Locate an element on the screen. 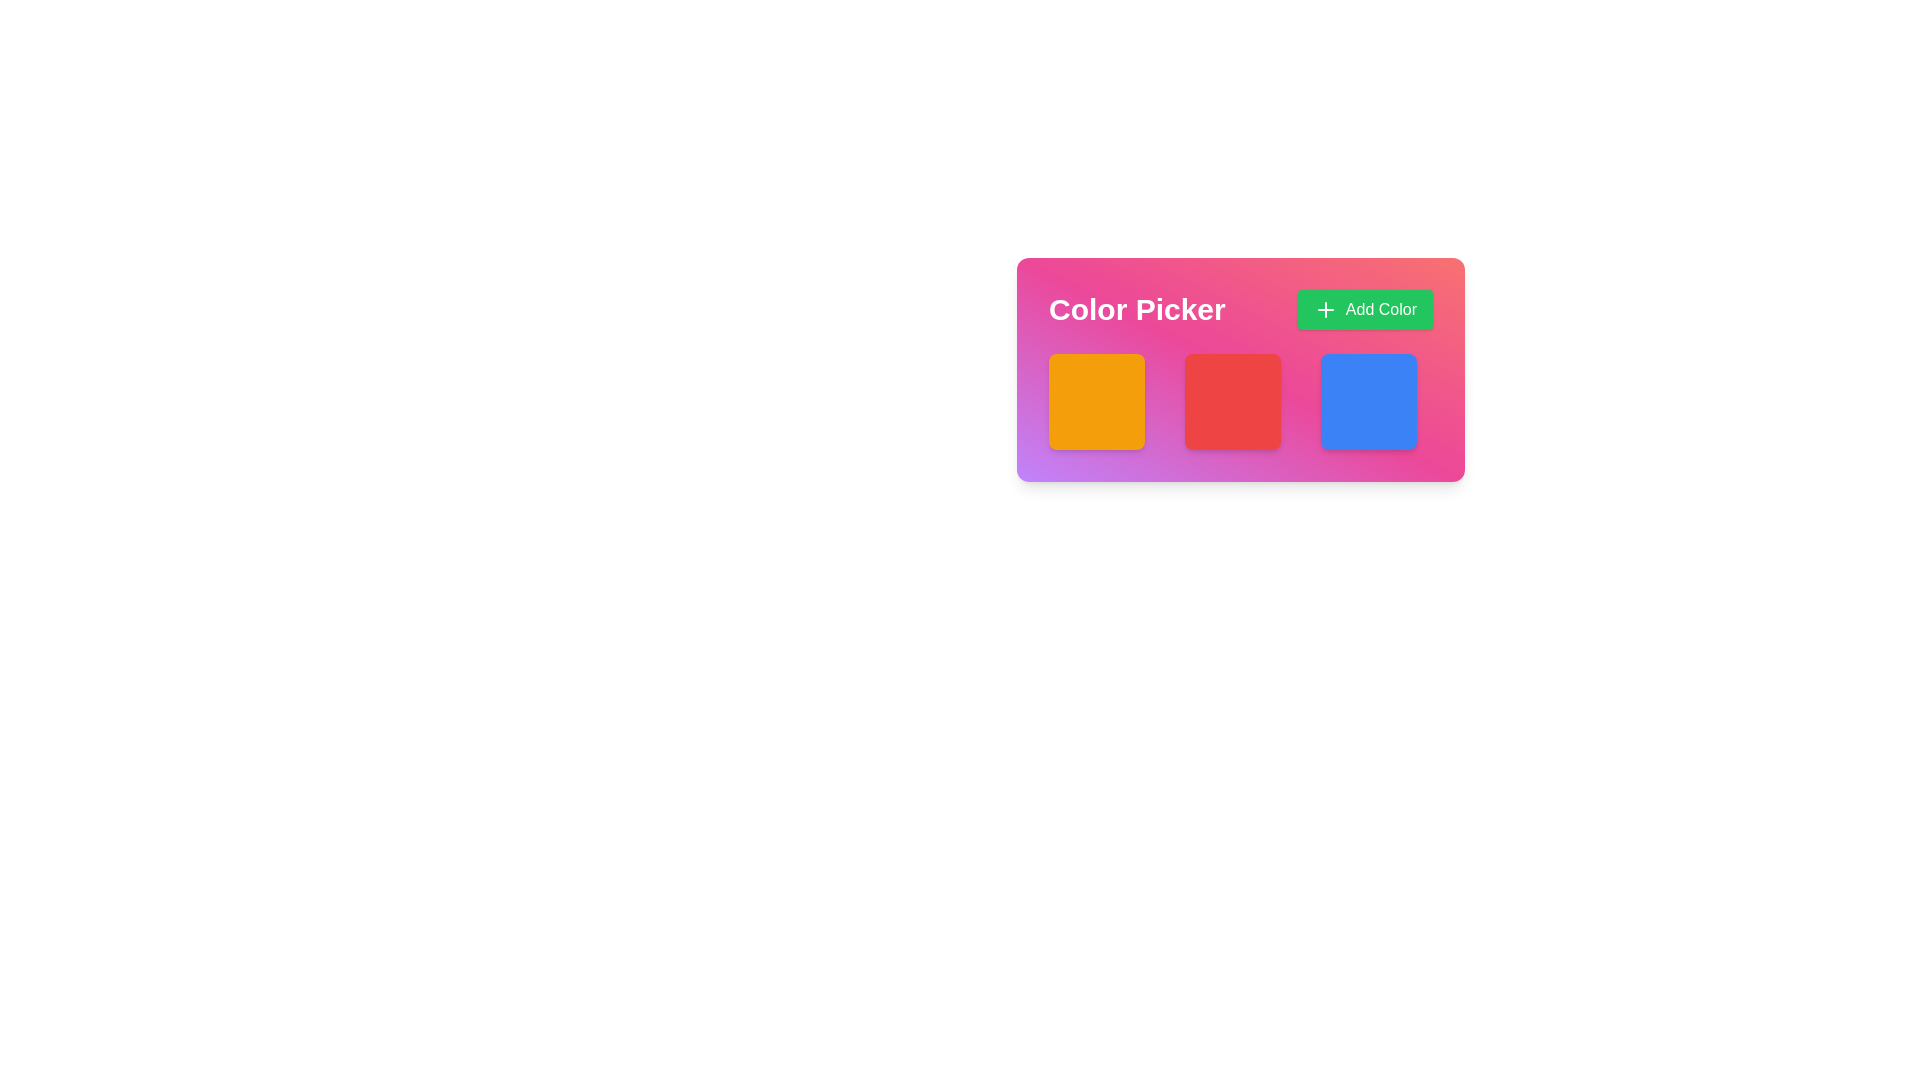 Image resolution: width=1920 pixels, height=1080 pixels. the blue selectable color square in the color picker interface is located at coordinates (1367, 401).